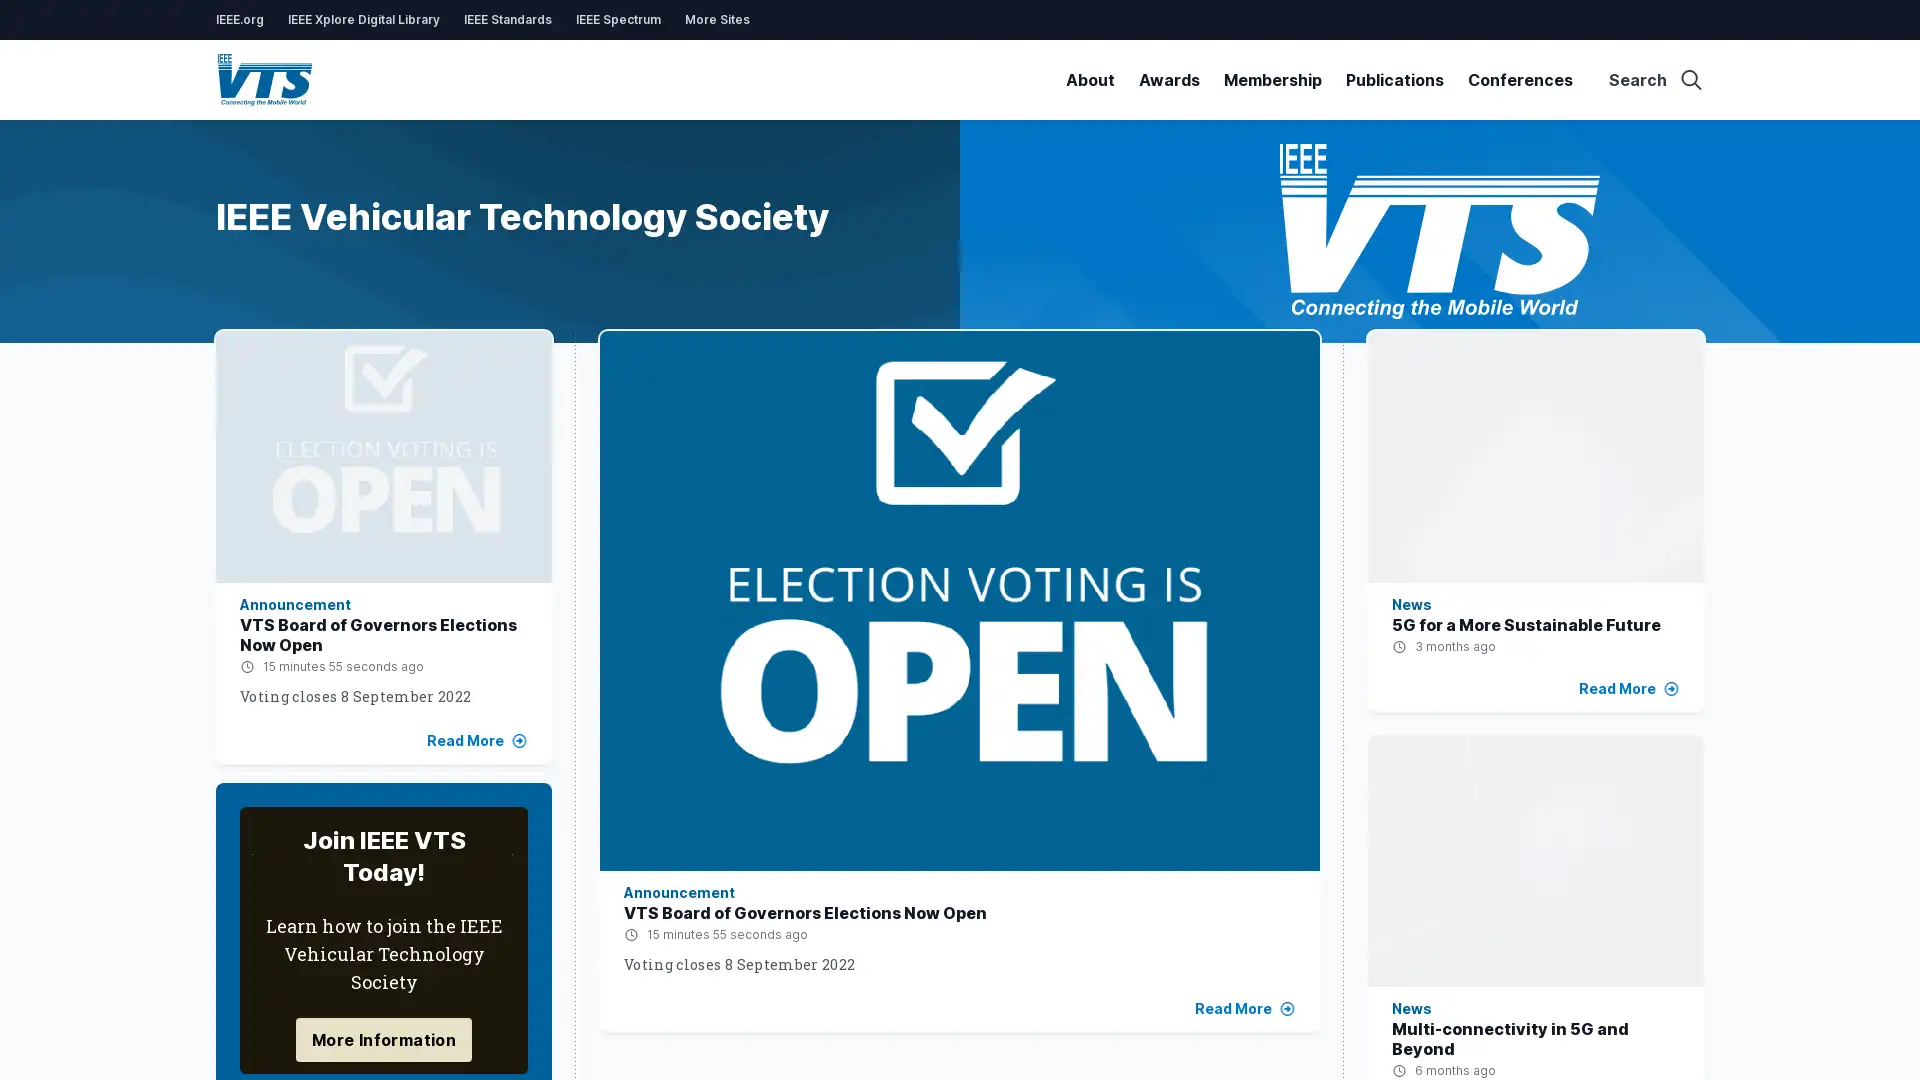  I want to click on Membership, so click(1271, 79).